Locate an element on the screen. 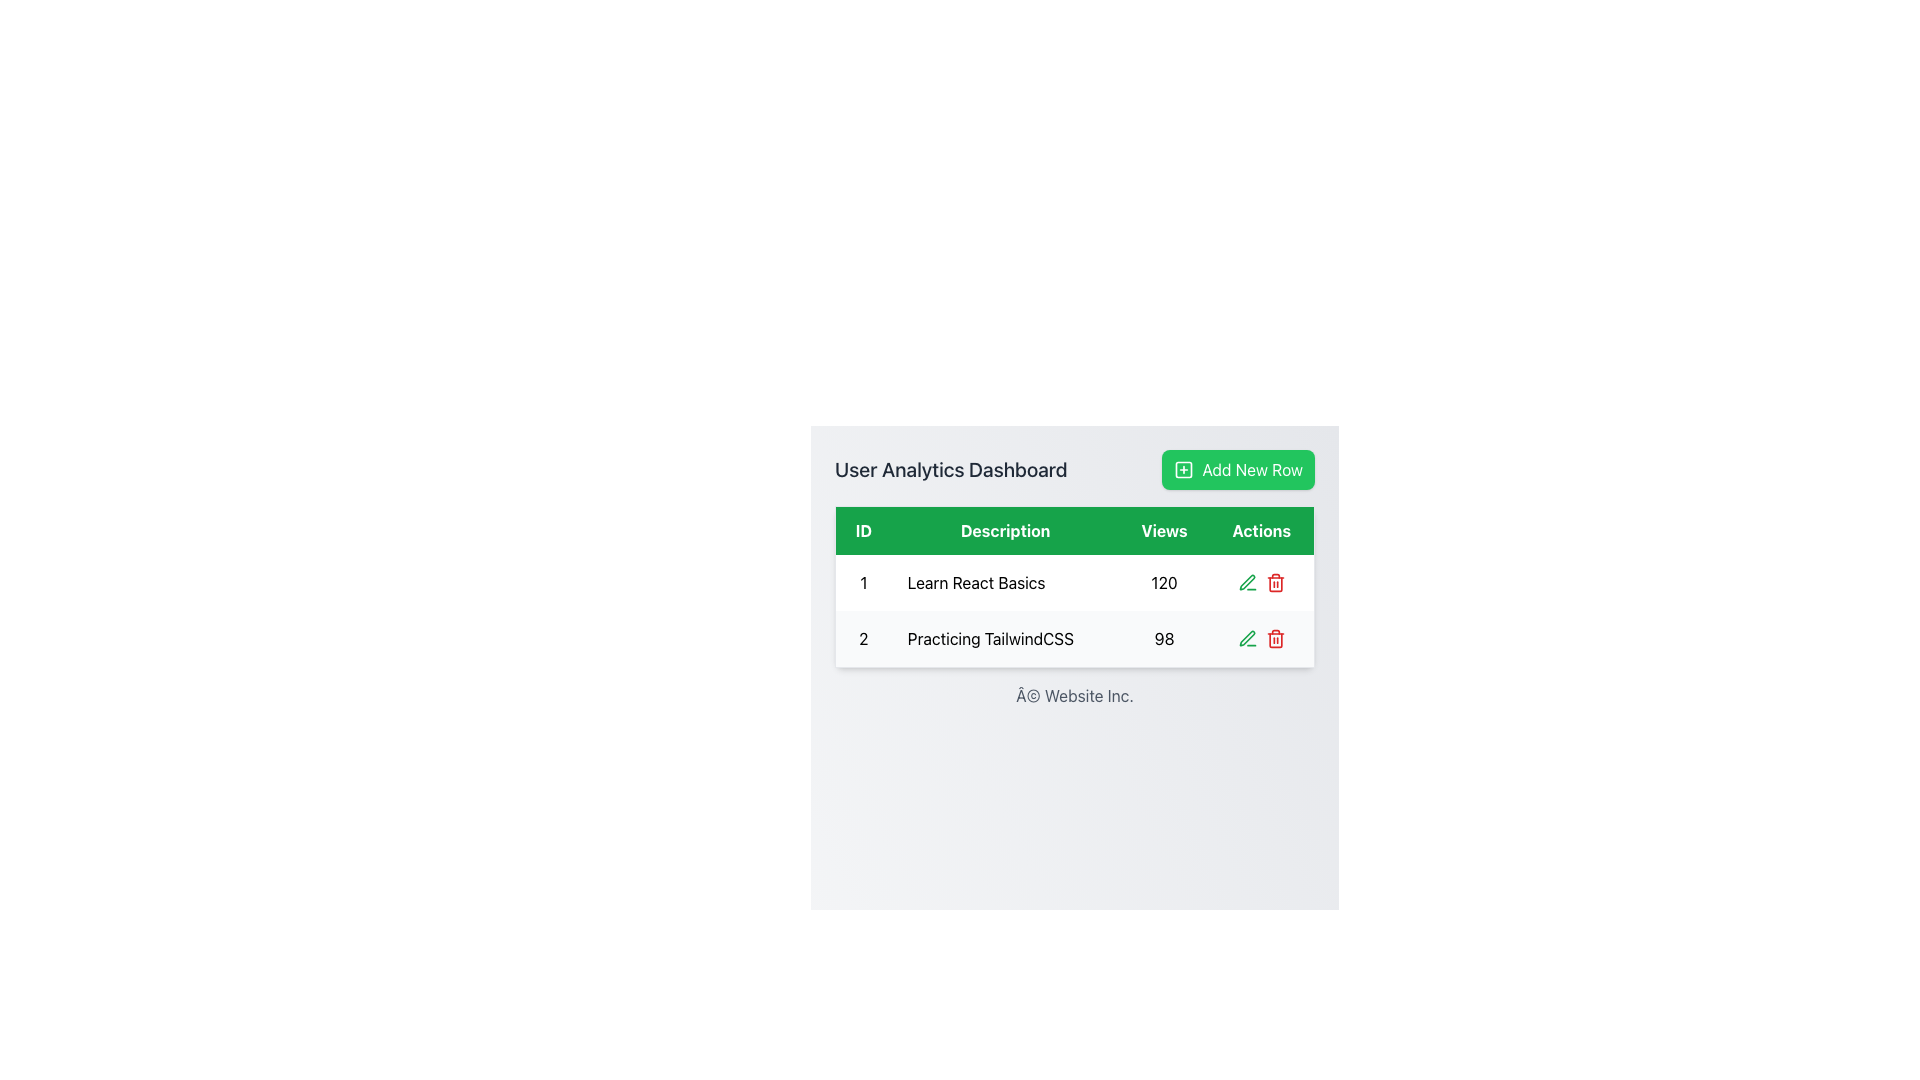  the Static Text Label, which serves as a title or header for the section, located at the center-left of the interface above a table-like layout is located at coordinates (950, 470).